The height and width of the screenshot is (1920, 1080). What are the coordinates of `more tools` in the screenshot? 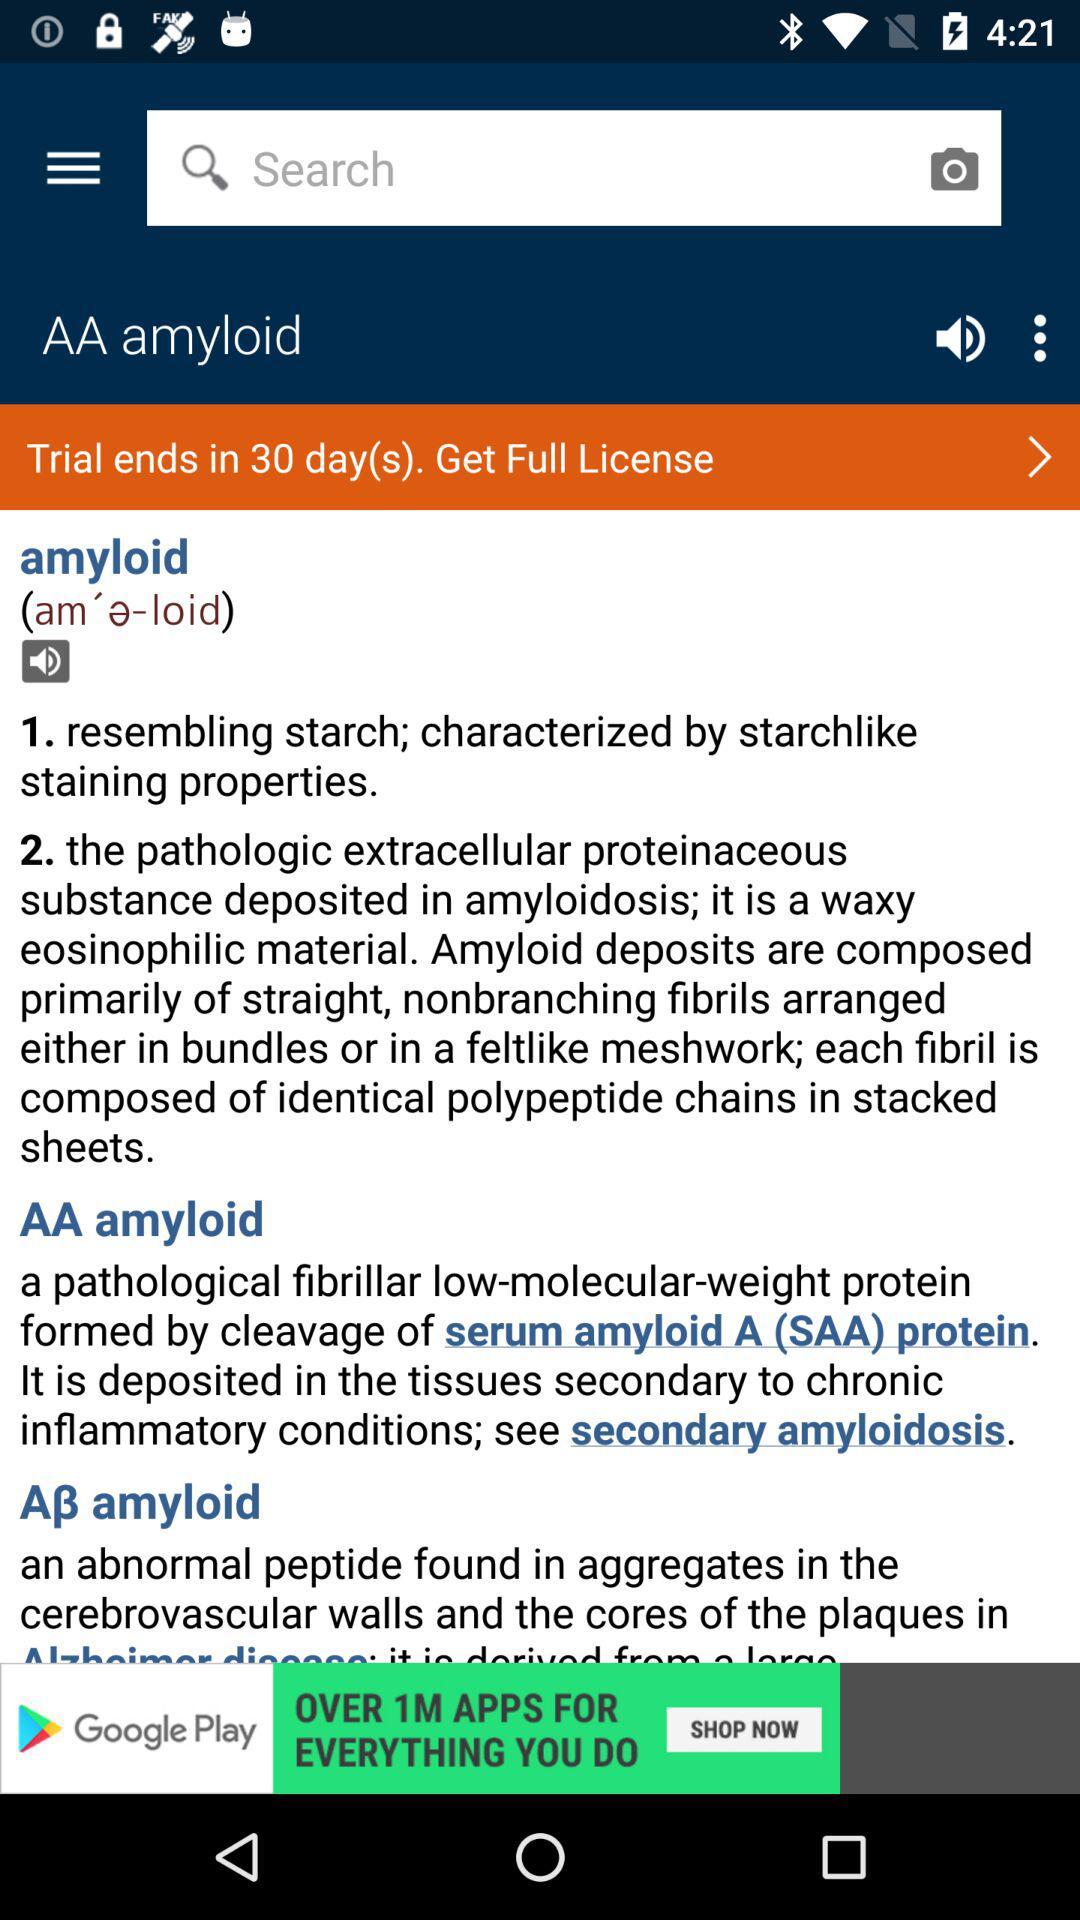 It's located at (1039, 338).